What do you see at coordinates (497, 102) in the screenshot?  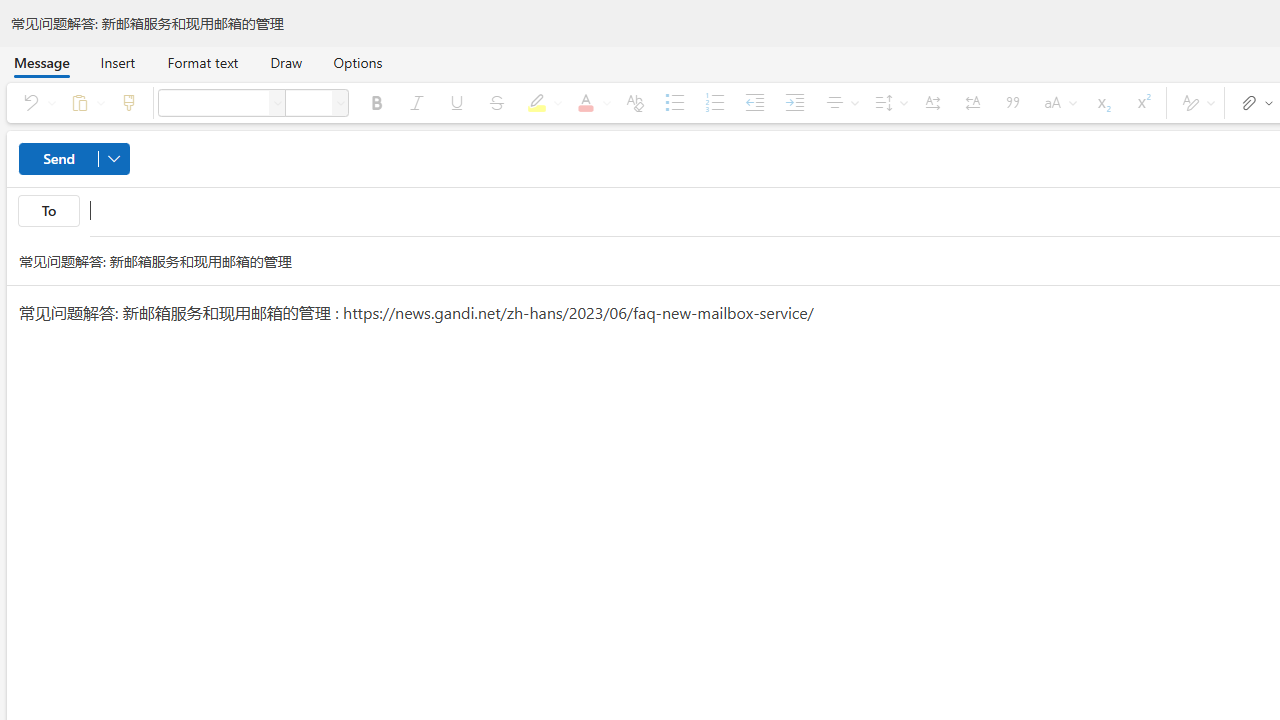 I see `'Strikethrough'` at bounding box center [497, 102].